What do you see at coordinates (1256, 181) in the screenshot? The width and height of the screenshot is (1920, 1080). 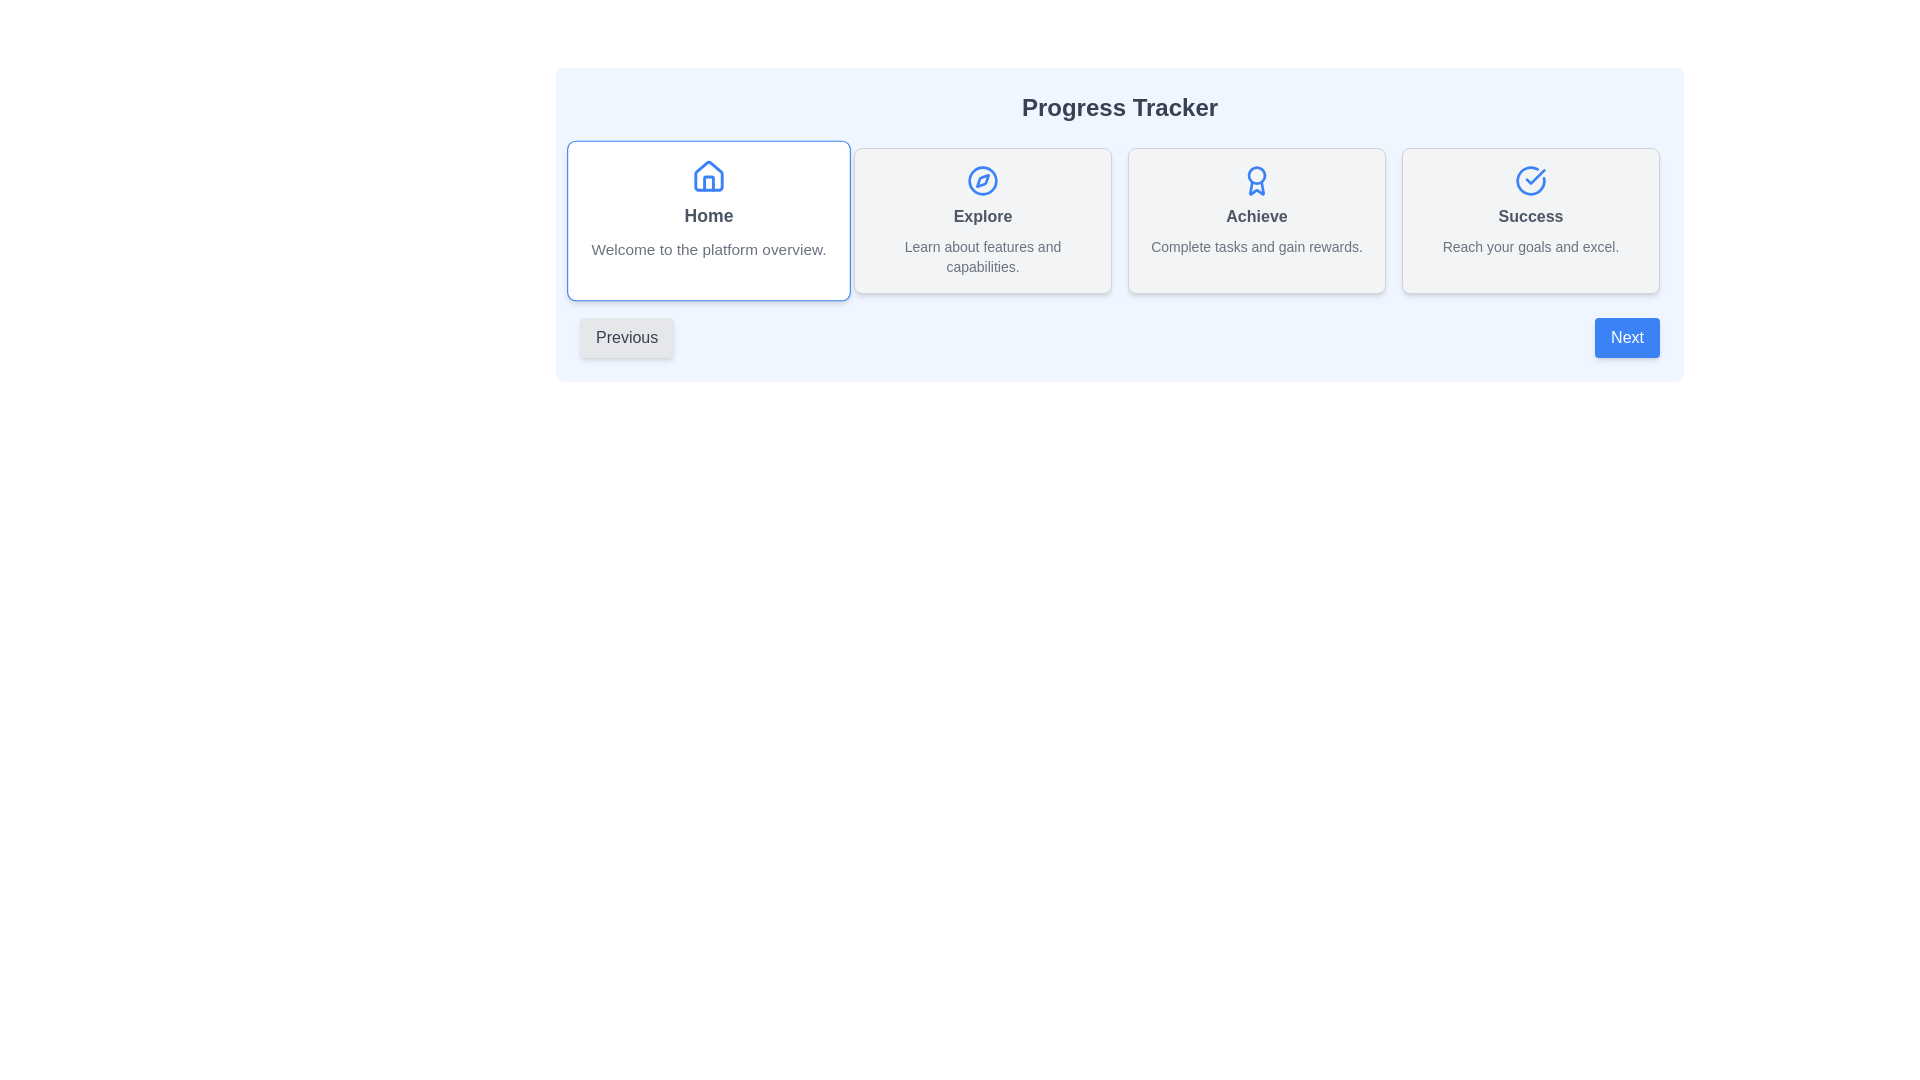 I see `the presence of the blue-styled award or medal icon located within the 'Achieve' card by clicking on it` at bounding box center [1256, 181].